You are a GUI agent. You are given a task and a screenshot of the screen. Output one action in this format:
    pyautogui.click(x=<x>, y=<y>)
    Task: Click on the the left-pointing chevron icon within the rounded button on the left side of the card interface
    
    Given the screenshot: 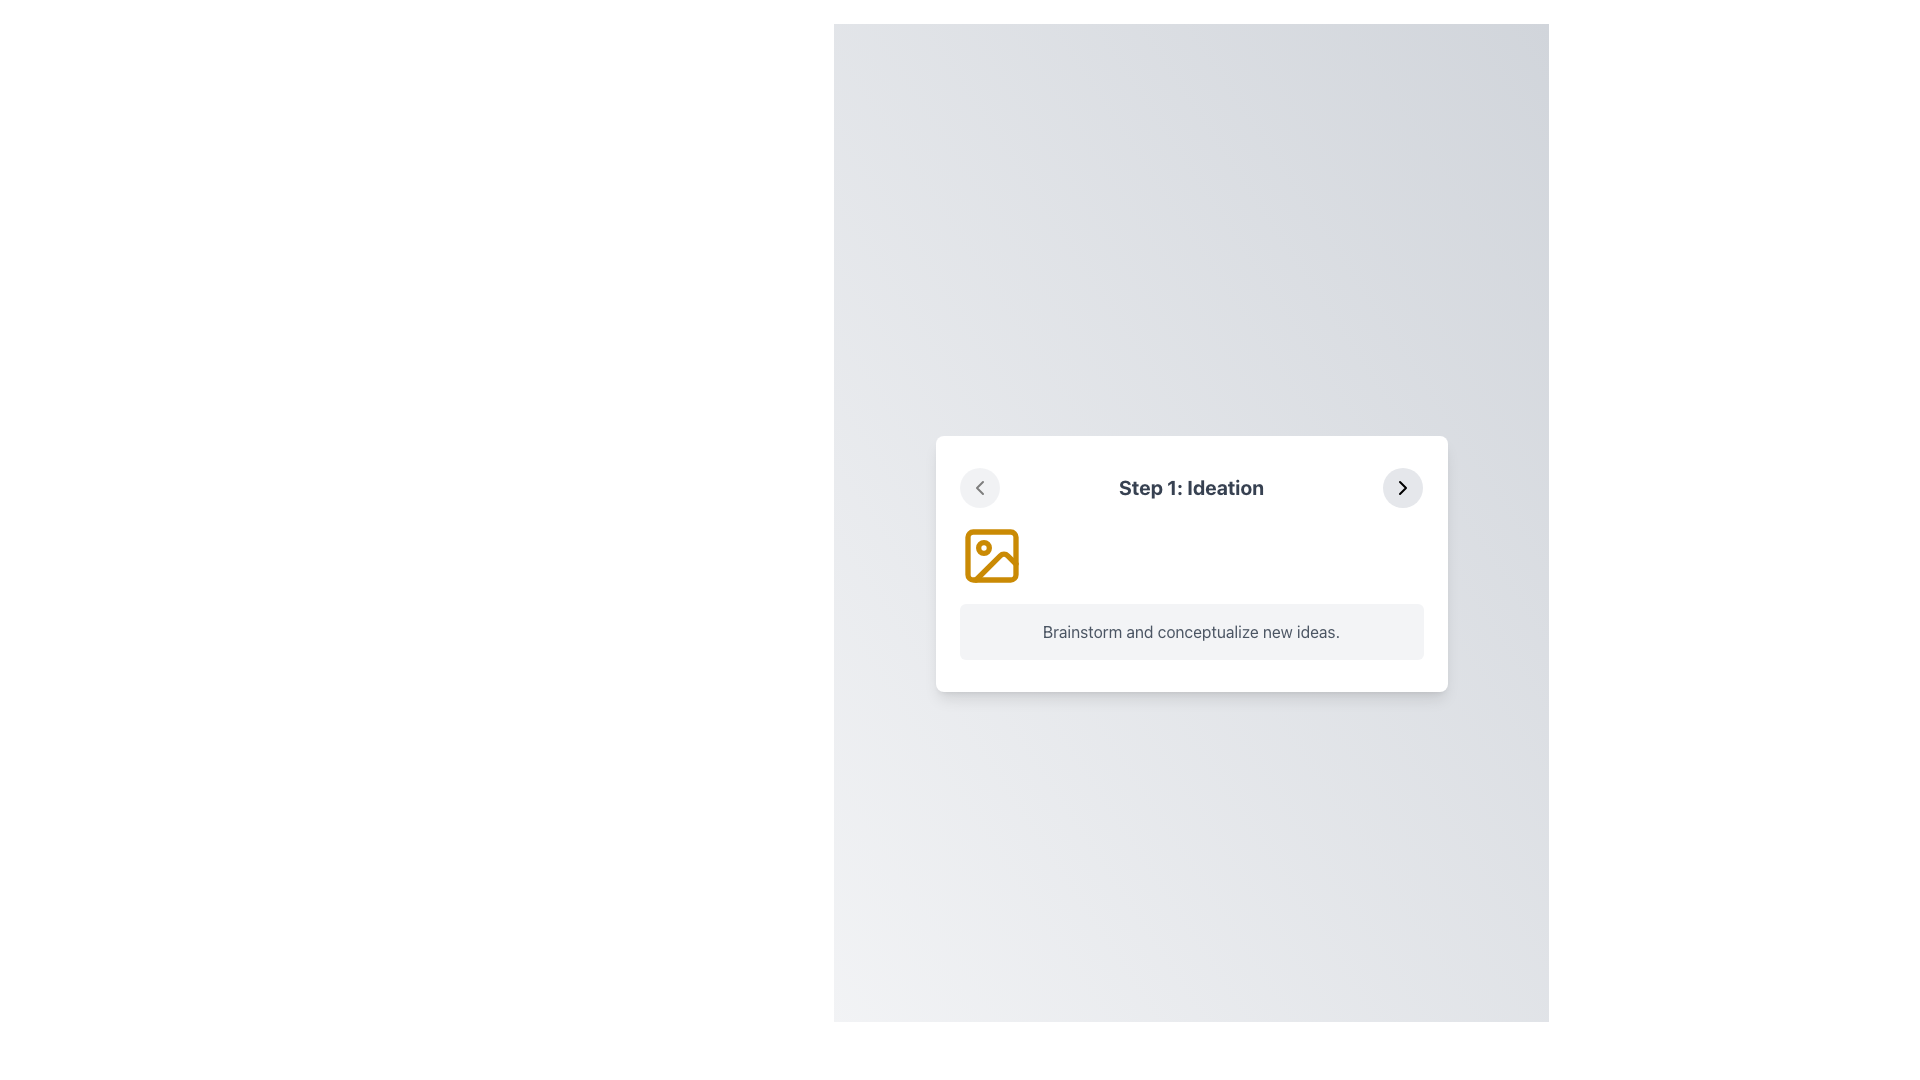 What is the action you would take?
    pyautogui.click(x=979, y=488)
    